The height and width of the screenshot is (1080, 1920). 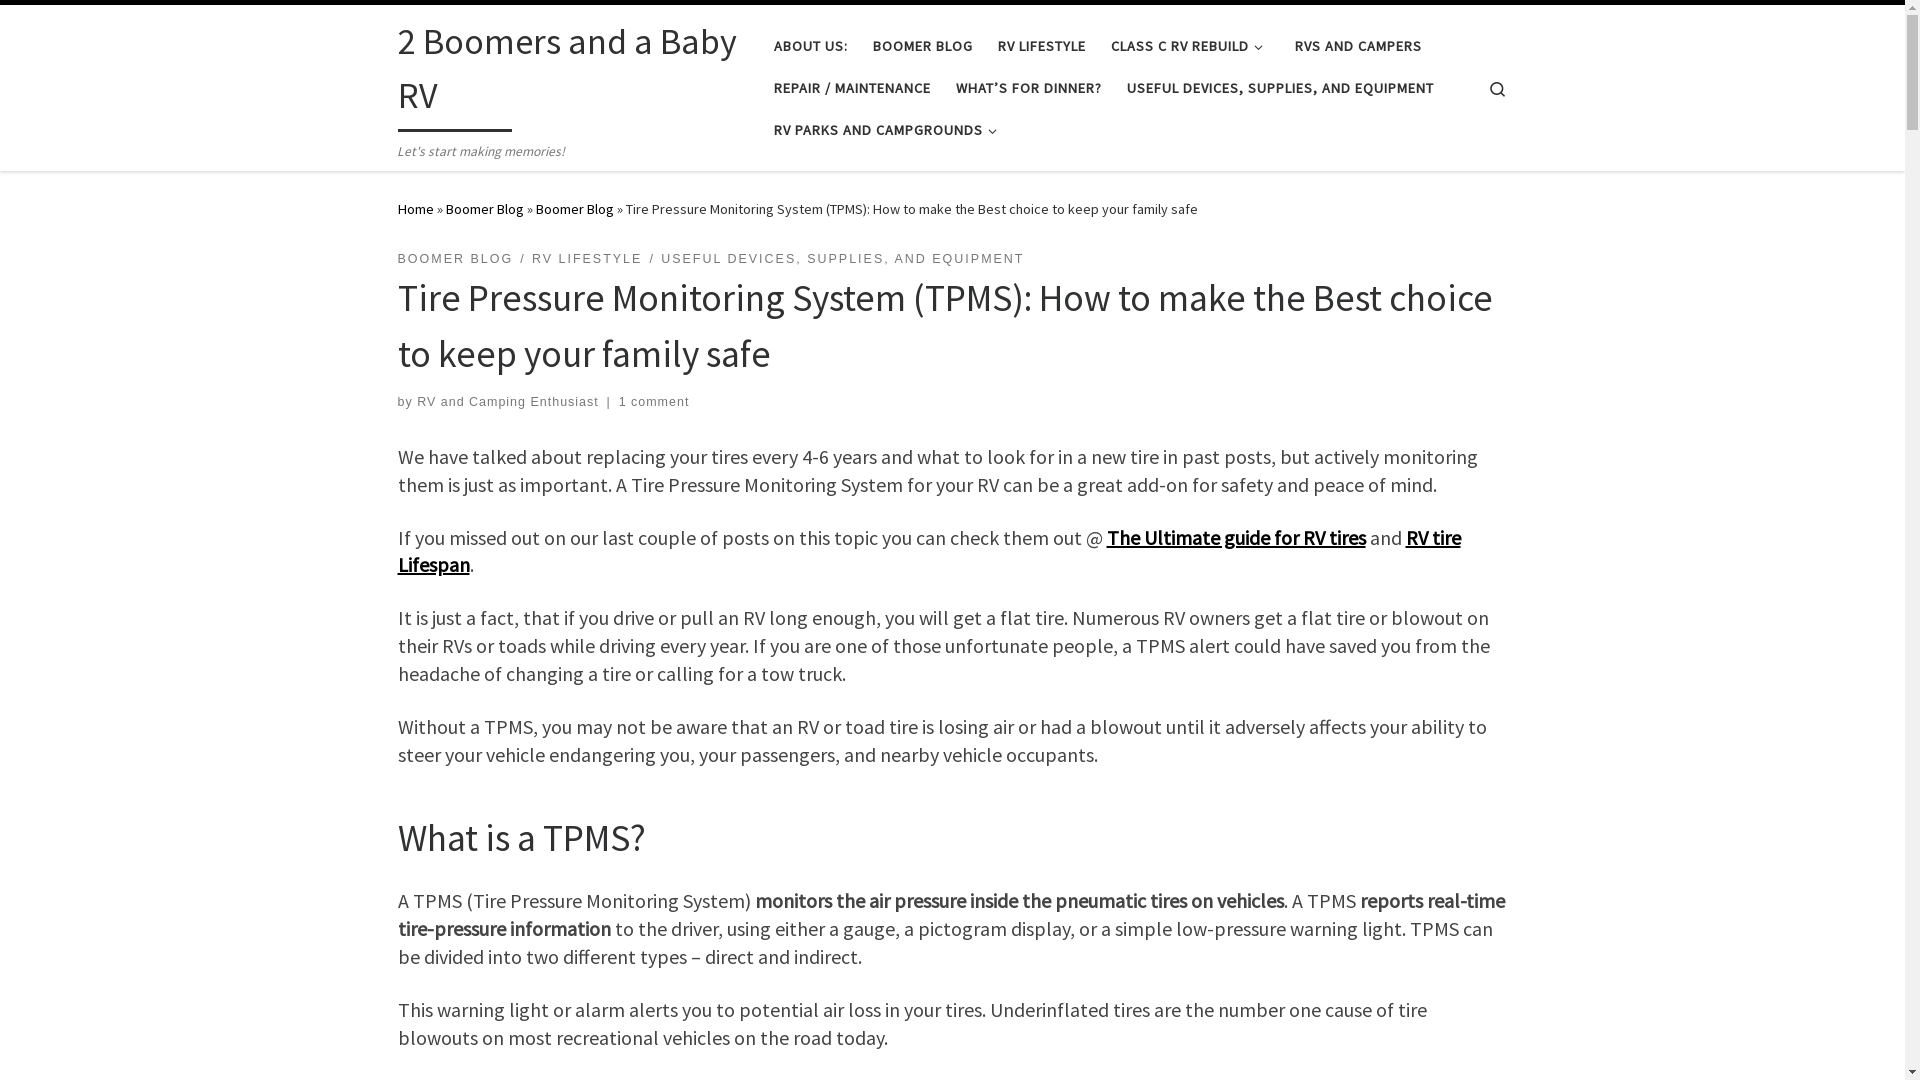 What do you see at coordinates (1103, 45) in the screenshot?
I see `'CLASS C RV REBUILD'` at bounding box center [1103, 45].